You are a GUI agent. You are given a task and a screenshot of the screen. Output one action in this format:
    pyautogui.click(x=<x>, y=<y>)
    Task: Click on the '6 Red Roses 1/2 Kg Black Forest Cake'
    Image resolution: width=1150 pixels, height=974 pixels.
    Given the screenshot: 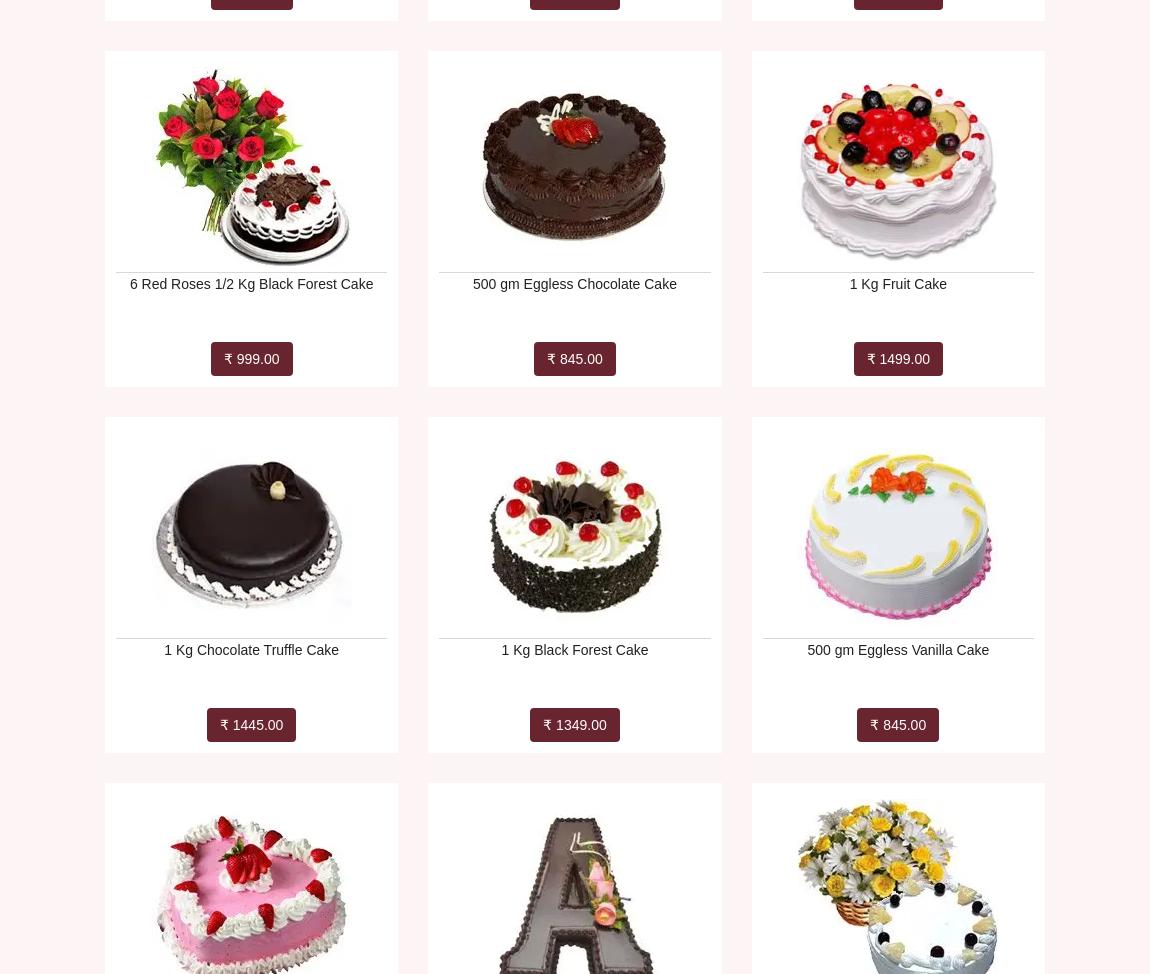 What is the action you would take?
    pyautogui.click(x=250, y=283)
    